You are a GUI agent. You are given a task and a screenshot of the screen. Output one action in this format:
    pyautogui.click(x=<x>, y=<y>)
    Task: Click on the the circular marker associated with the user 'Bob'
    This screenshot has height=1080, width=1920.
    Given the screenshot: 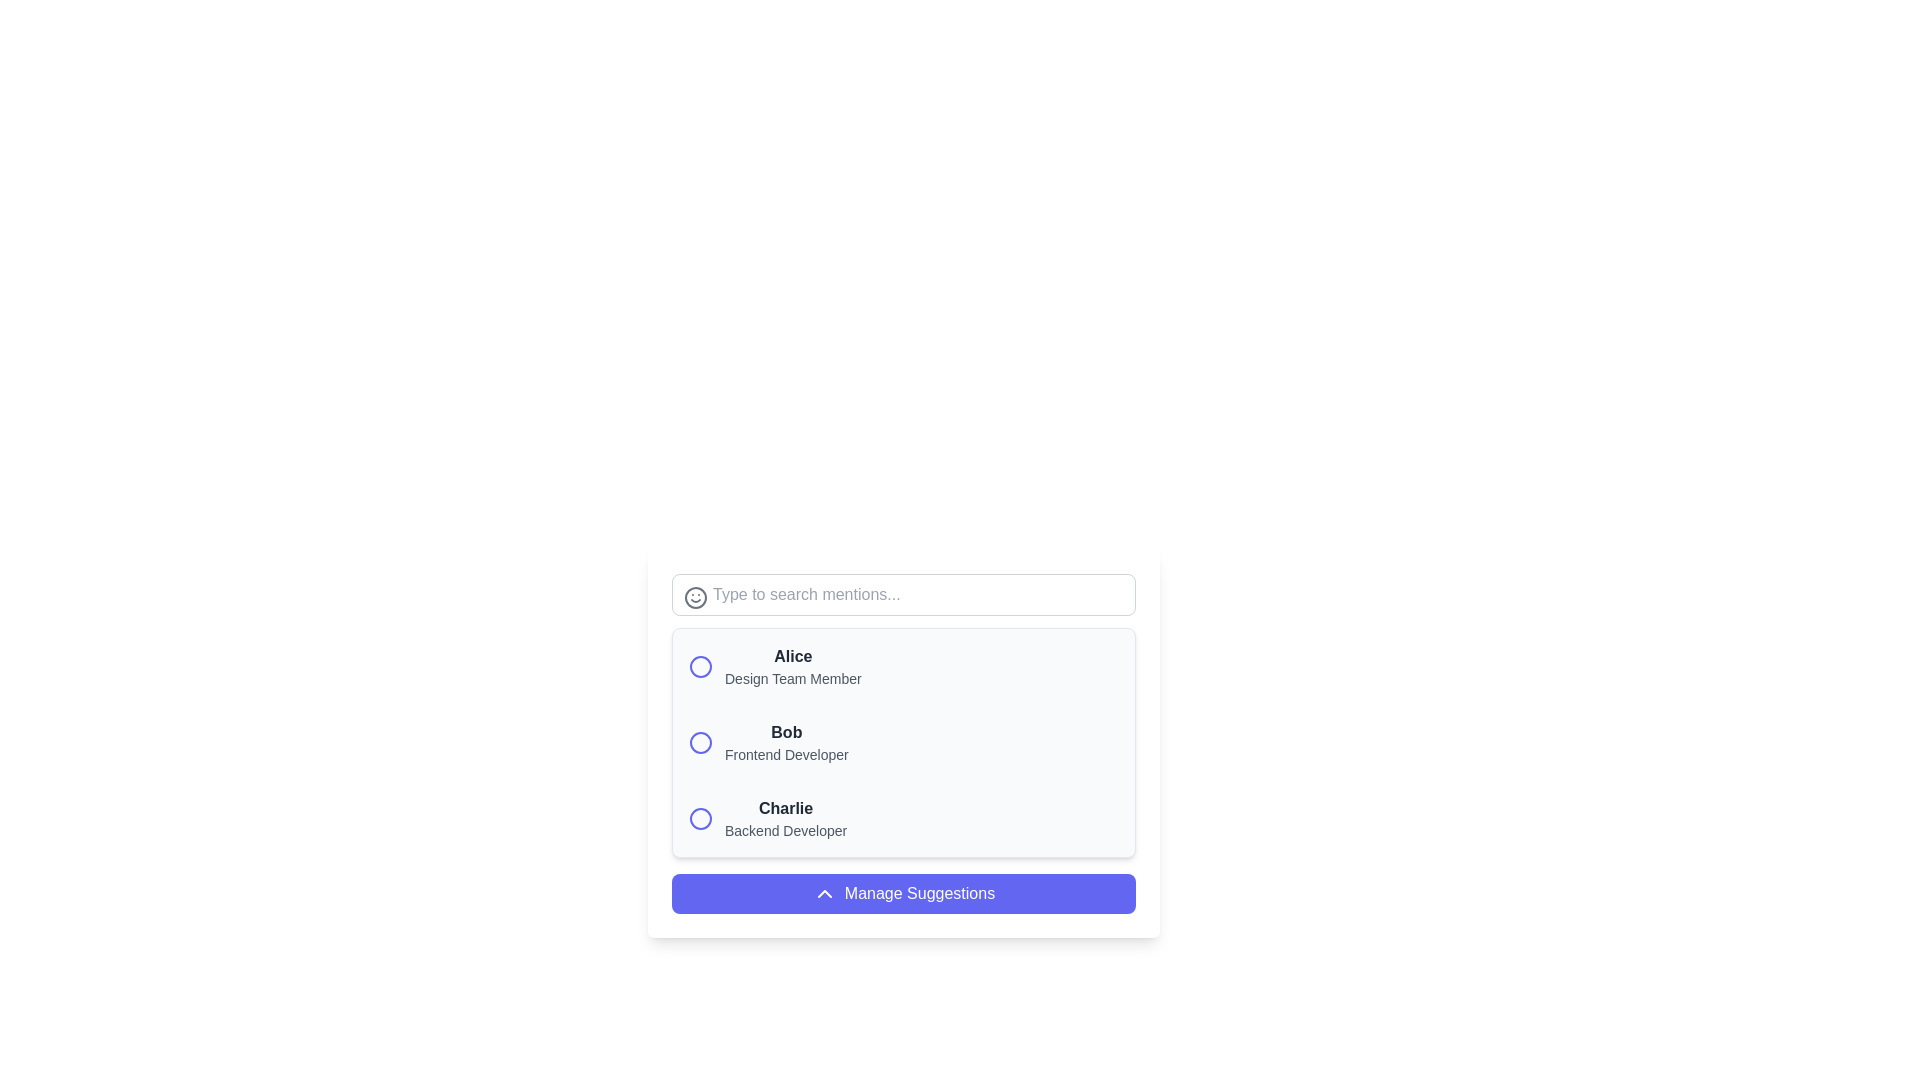 What is the action you would take?
    pyautogui.click(x=700, y=743)
    